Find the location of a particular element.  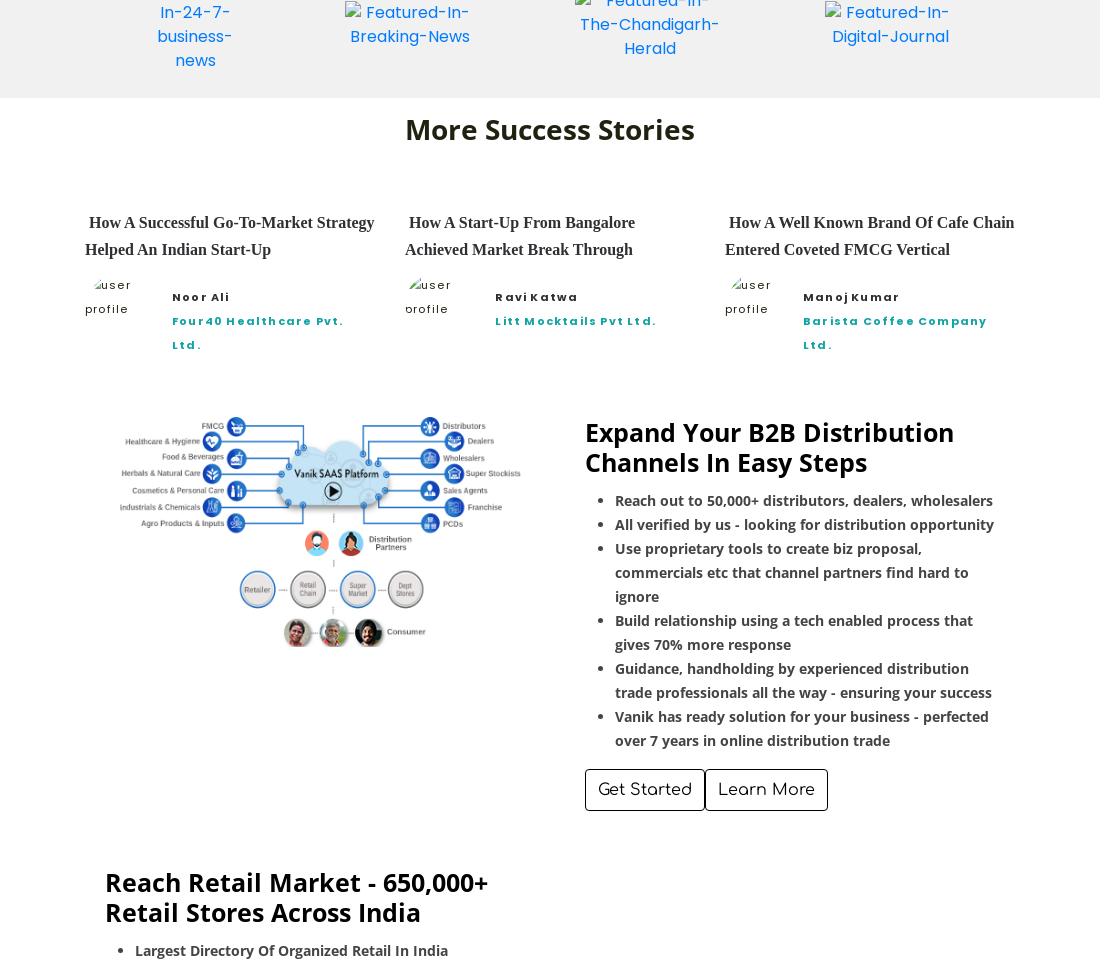

'Expand Your B2B Distribution Channels In Easy Steps' is located at coordinates (769, 444).